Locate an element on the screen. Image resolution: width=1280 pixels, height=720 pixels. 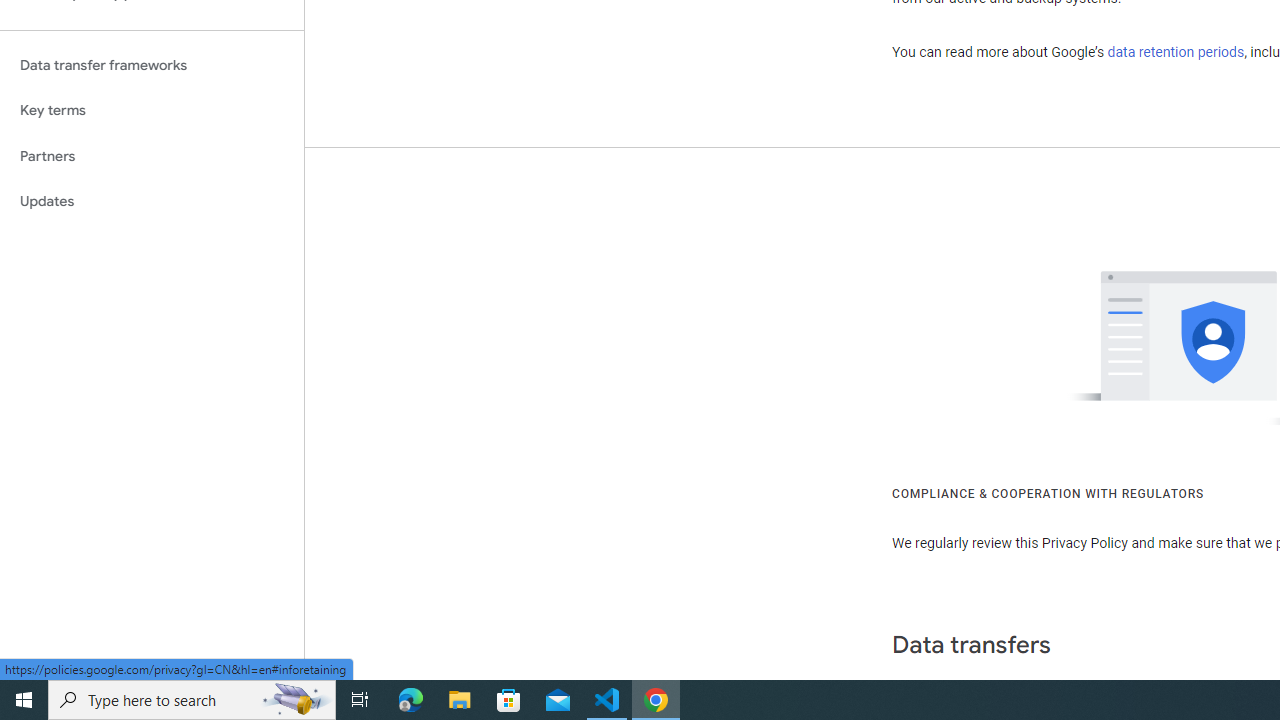
'Partners' is located at coordinates (151, 155).